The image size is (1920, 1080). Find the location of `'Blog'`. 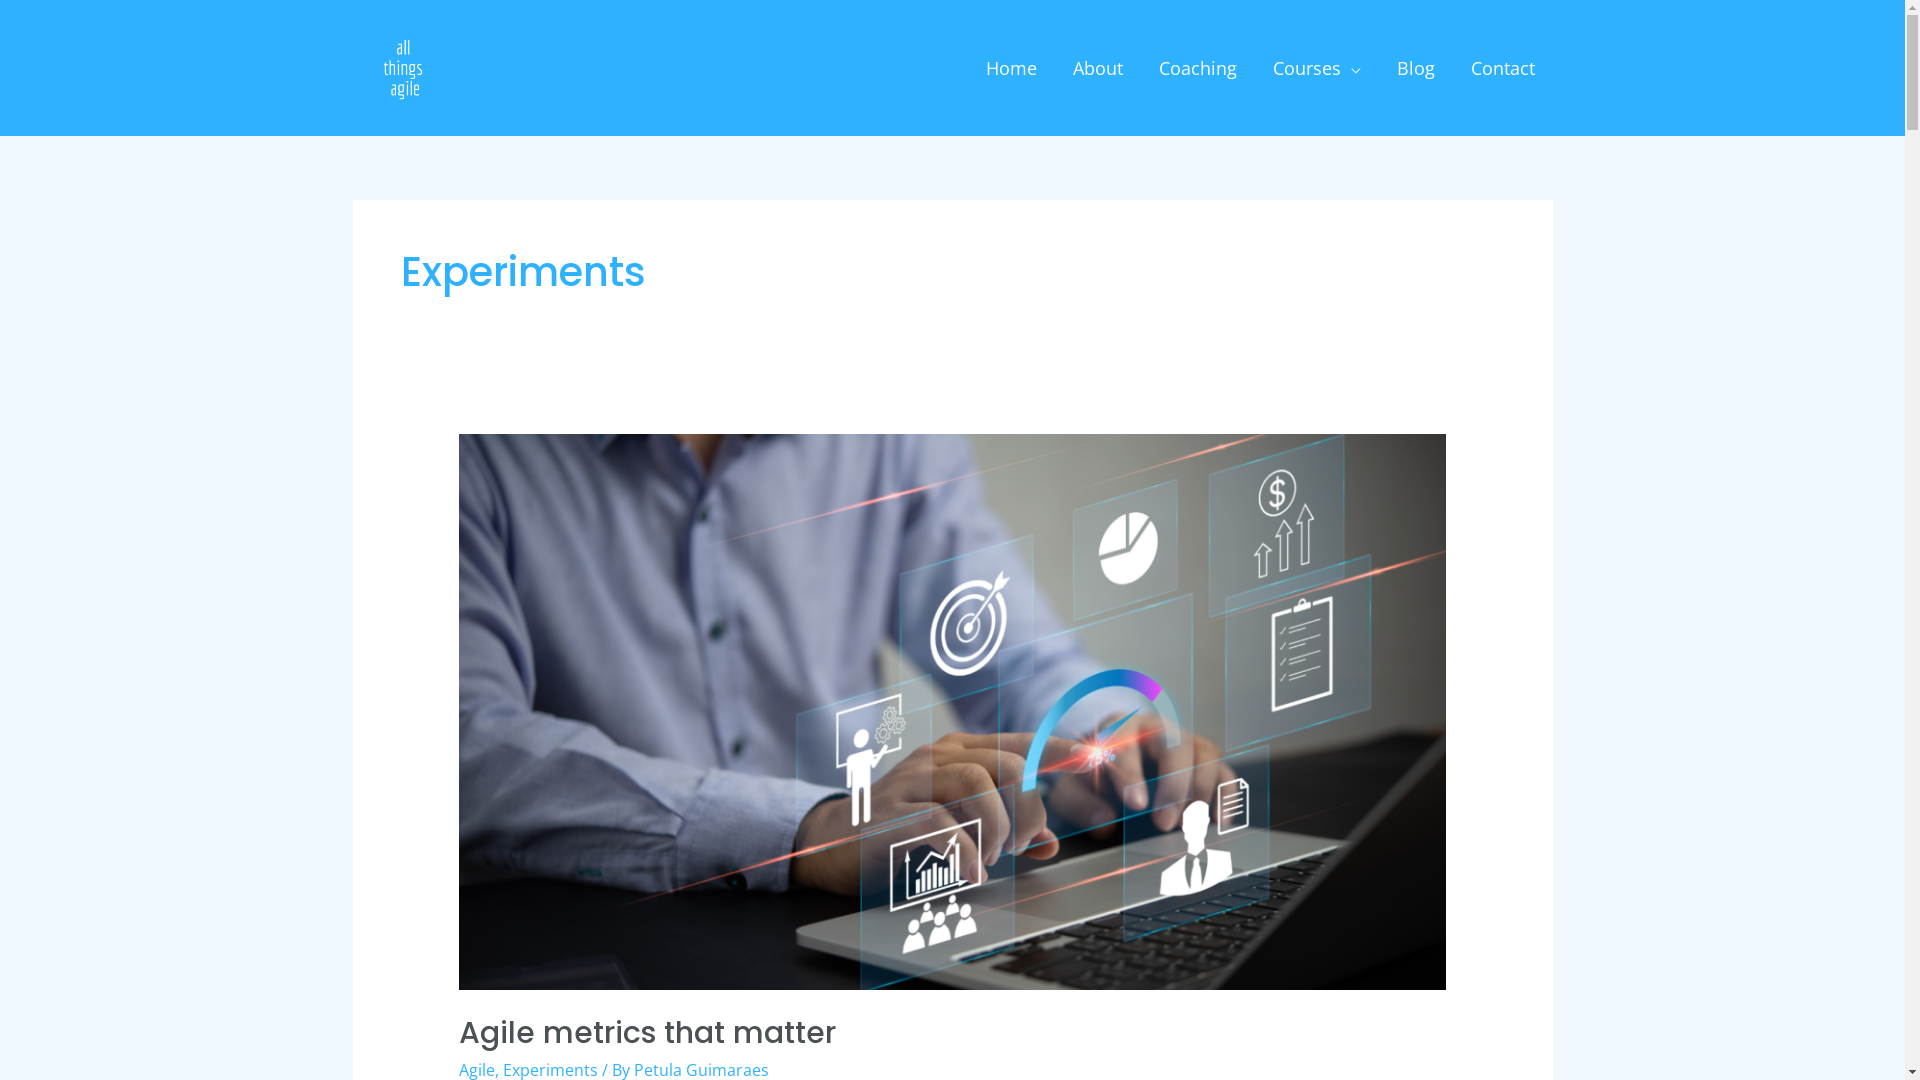

'Blog' is located at coordinates (1414, 67).